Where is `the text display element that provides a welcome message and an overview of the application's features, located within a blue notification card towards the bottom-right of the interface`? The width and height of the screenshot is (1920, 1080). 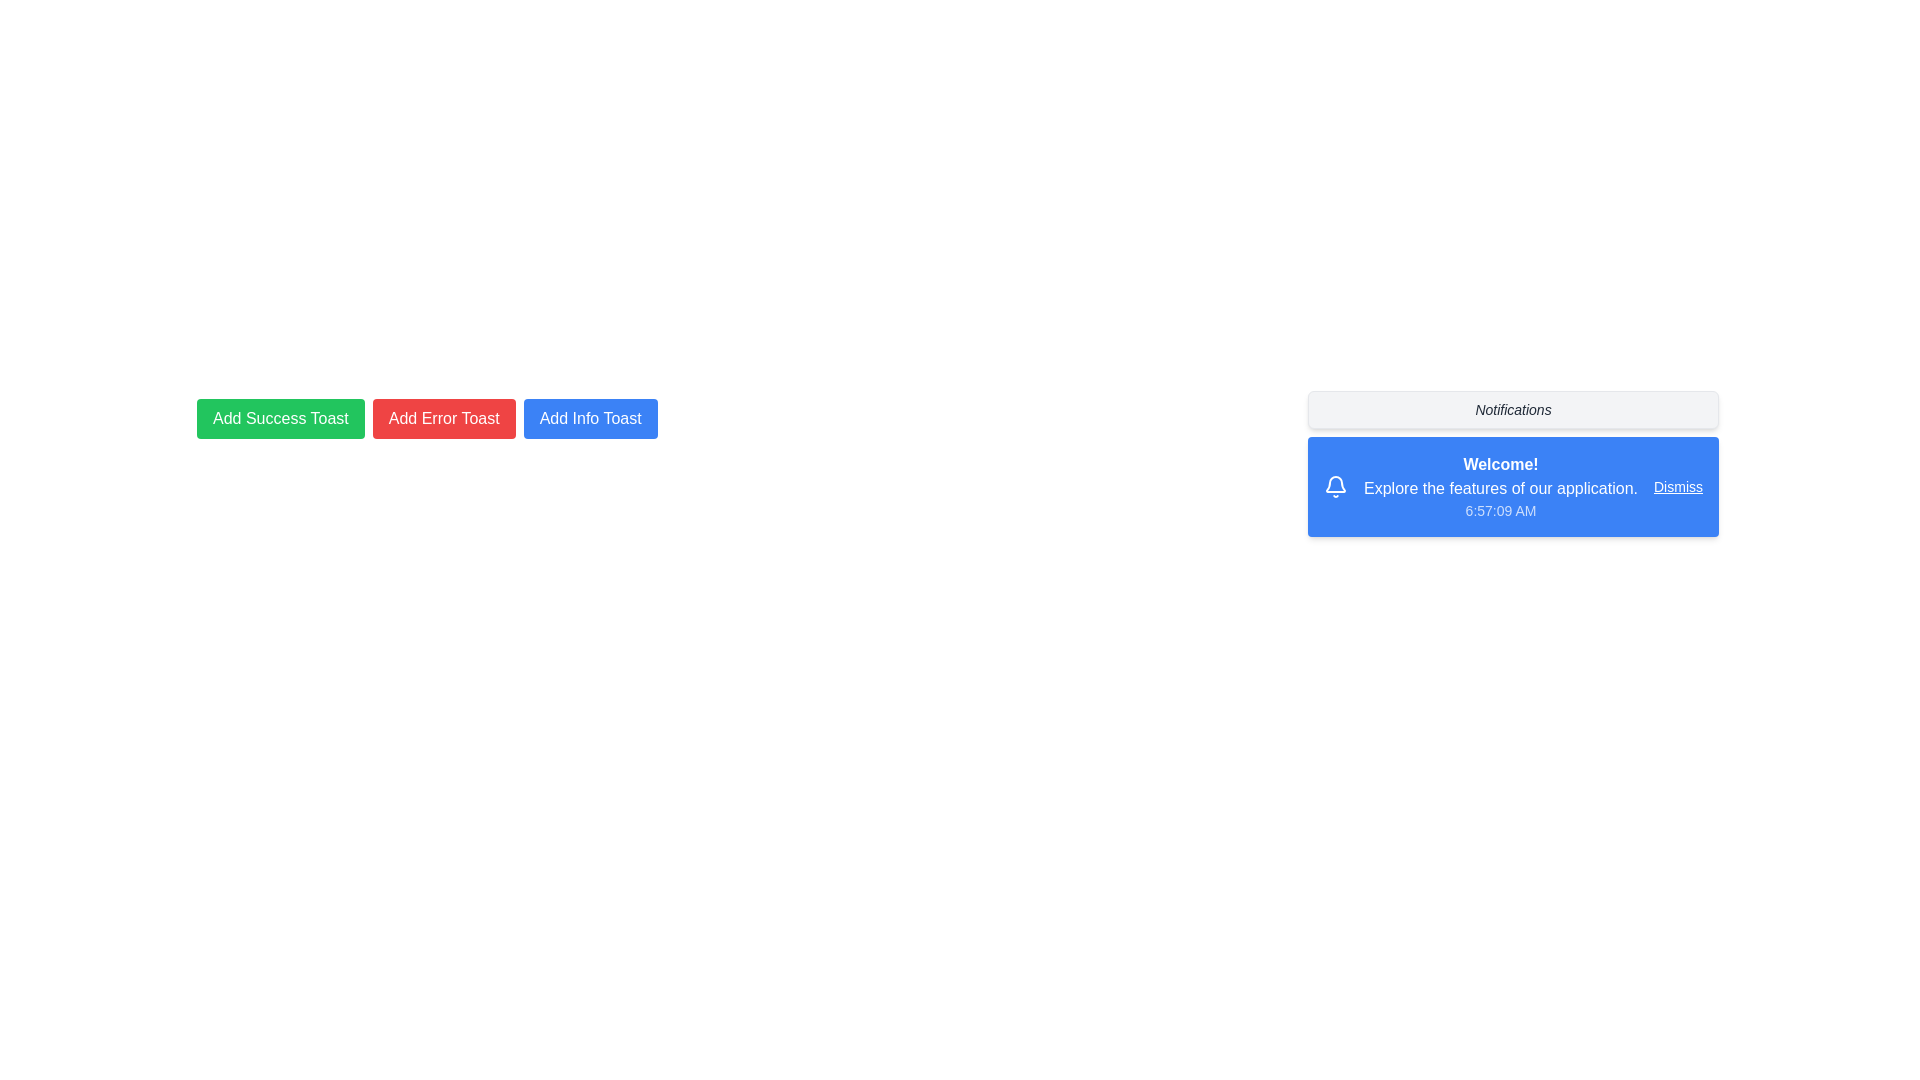 the text display element that provides a welcome message and an overview of the application's features, located within a blue notification card towards the bottom-right of the interface is located at coordinates (1481, 486).